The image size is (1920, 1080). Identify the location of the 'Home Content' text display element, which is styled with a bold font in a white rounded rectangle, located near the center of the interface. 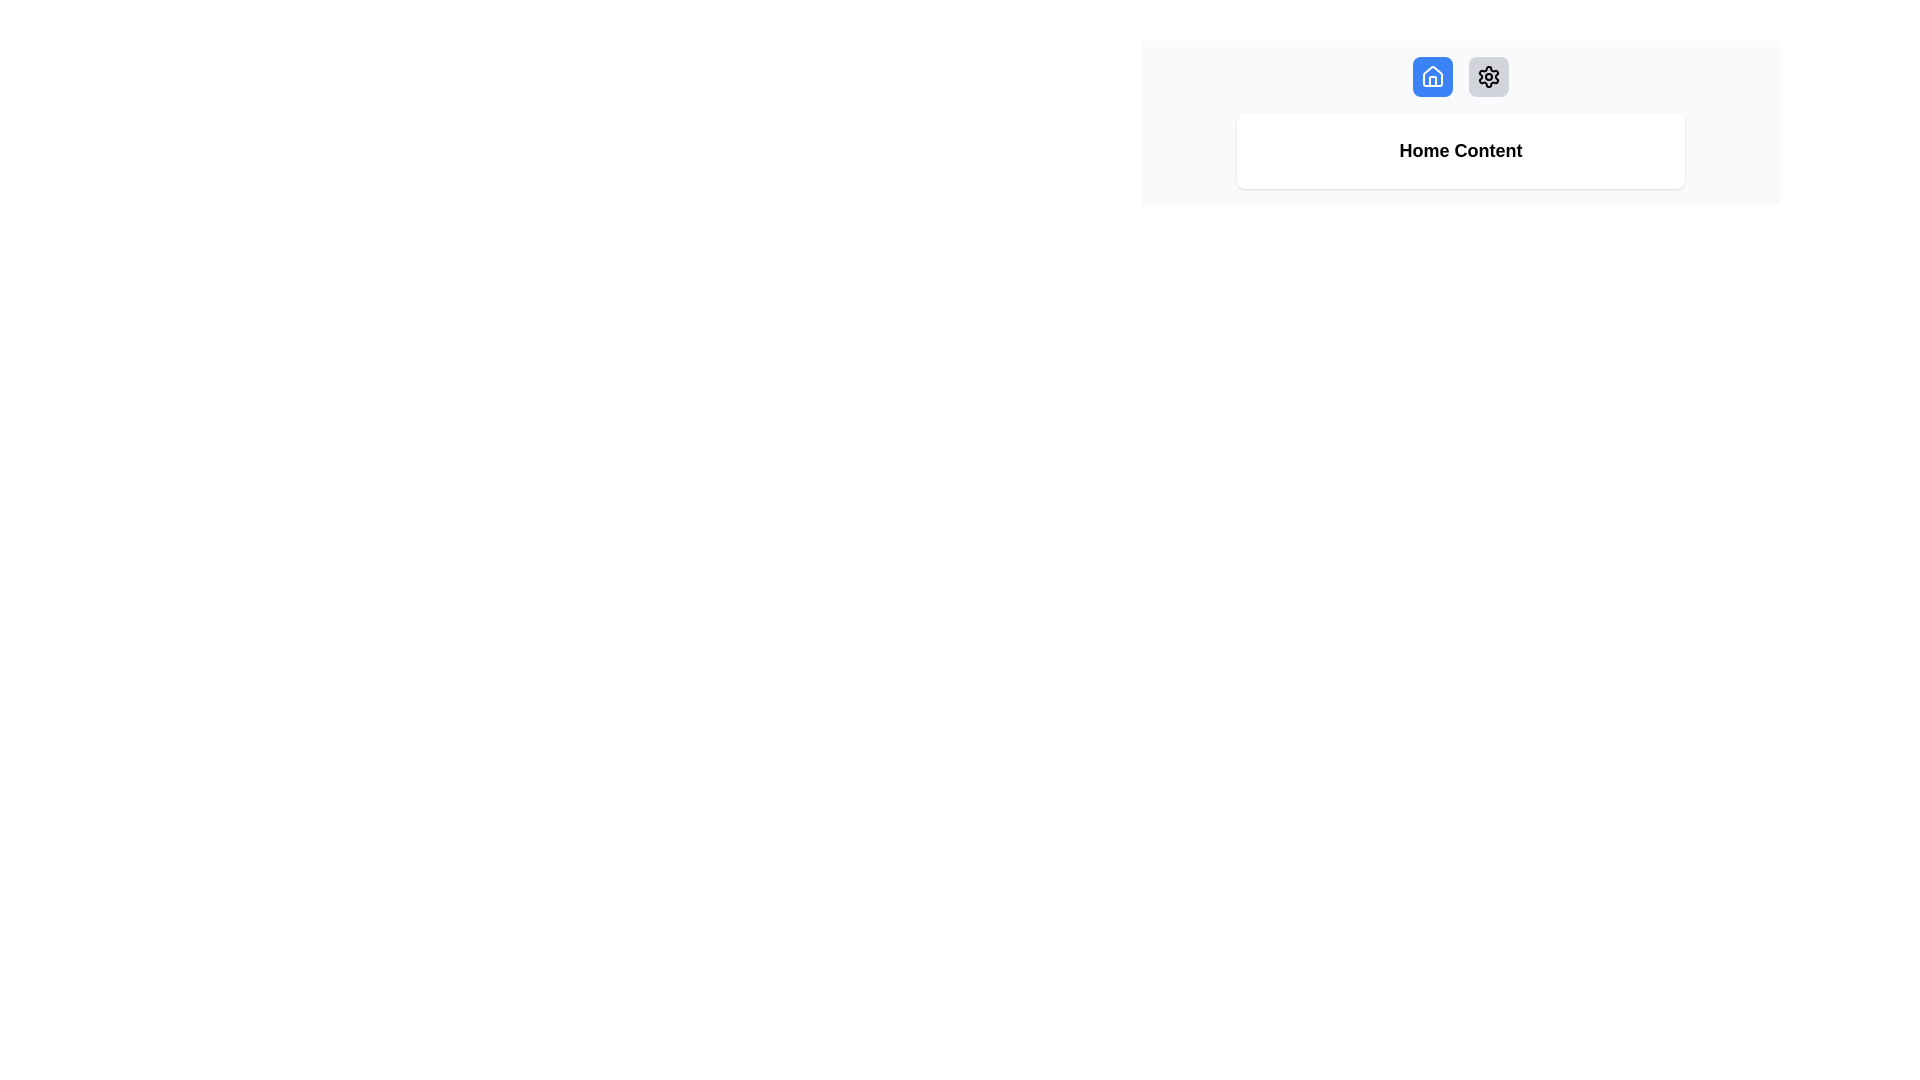
(1460, 149).